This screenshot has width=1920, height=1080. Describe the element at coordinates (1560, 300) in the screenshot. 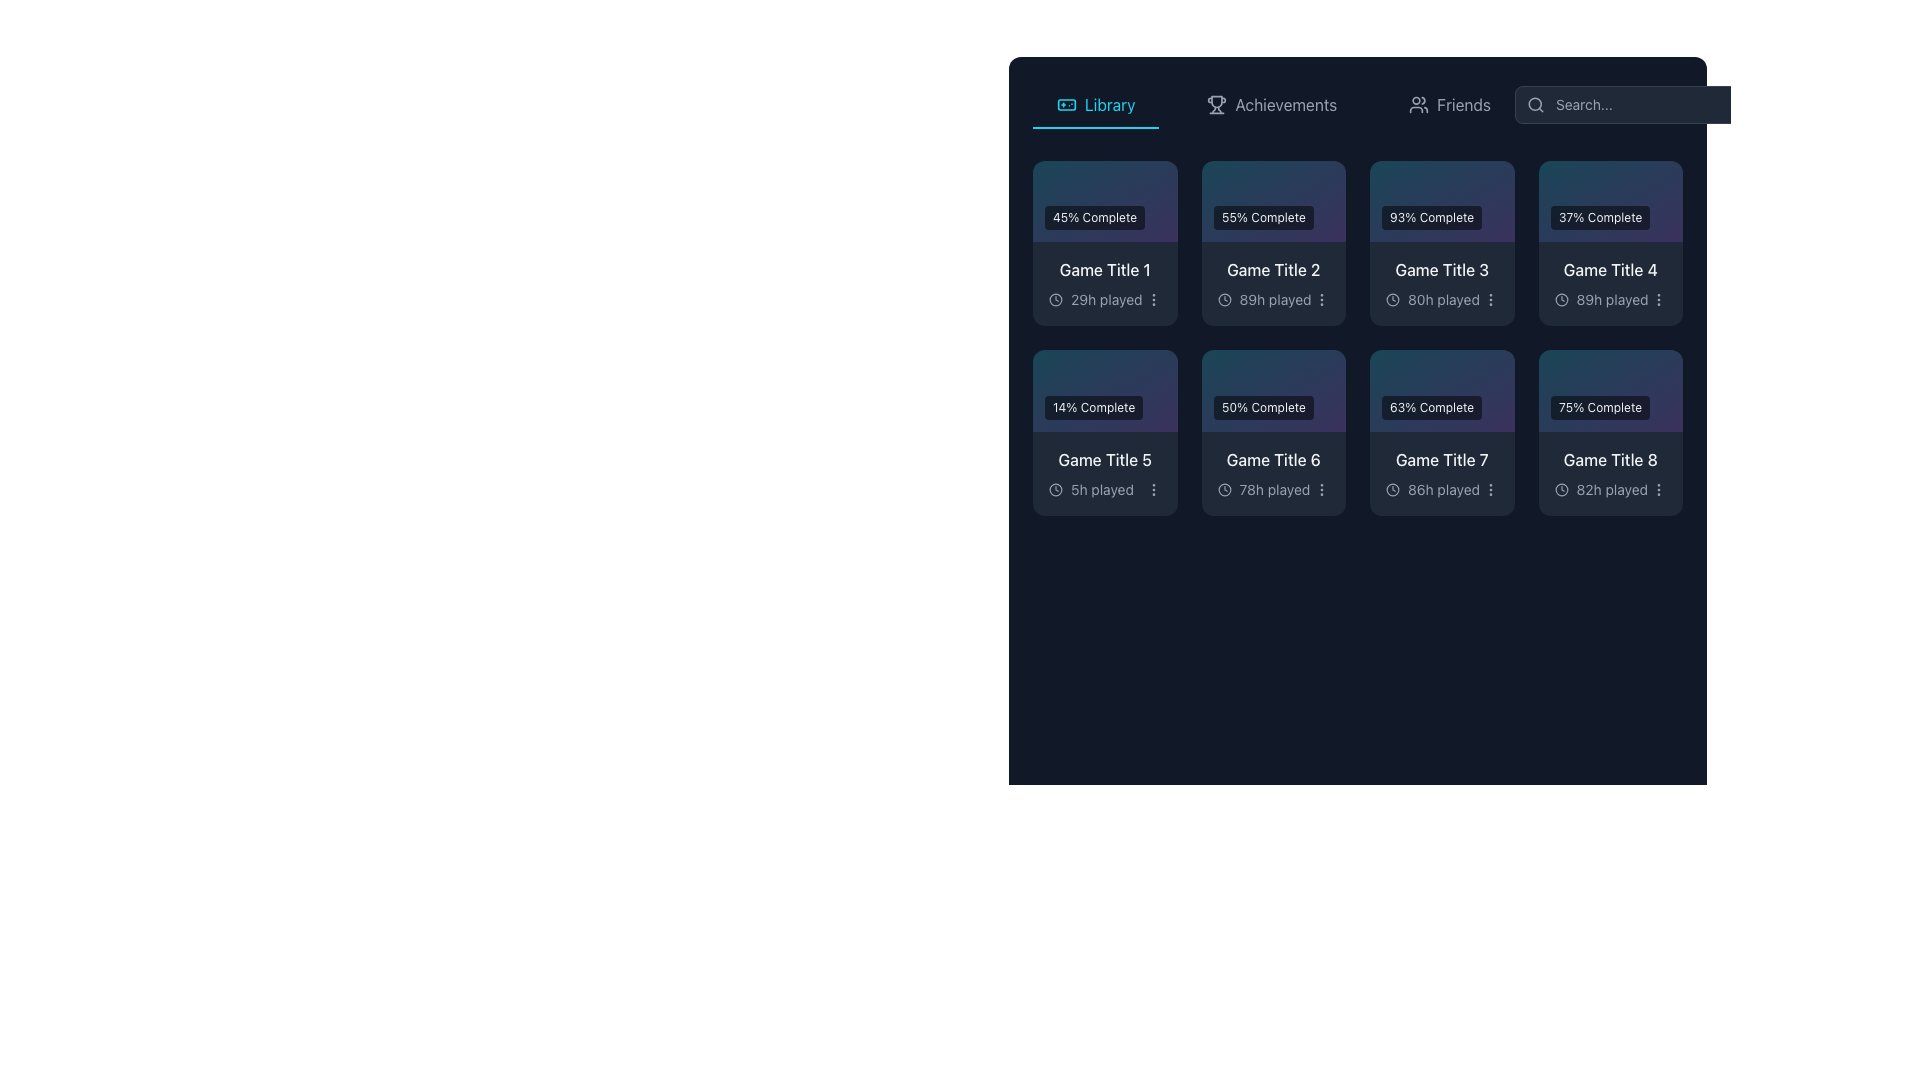

I see `the decorative clock-like element indicating time played for 'Game Title 4', which is located to the left of the '89h played' text` at that location.